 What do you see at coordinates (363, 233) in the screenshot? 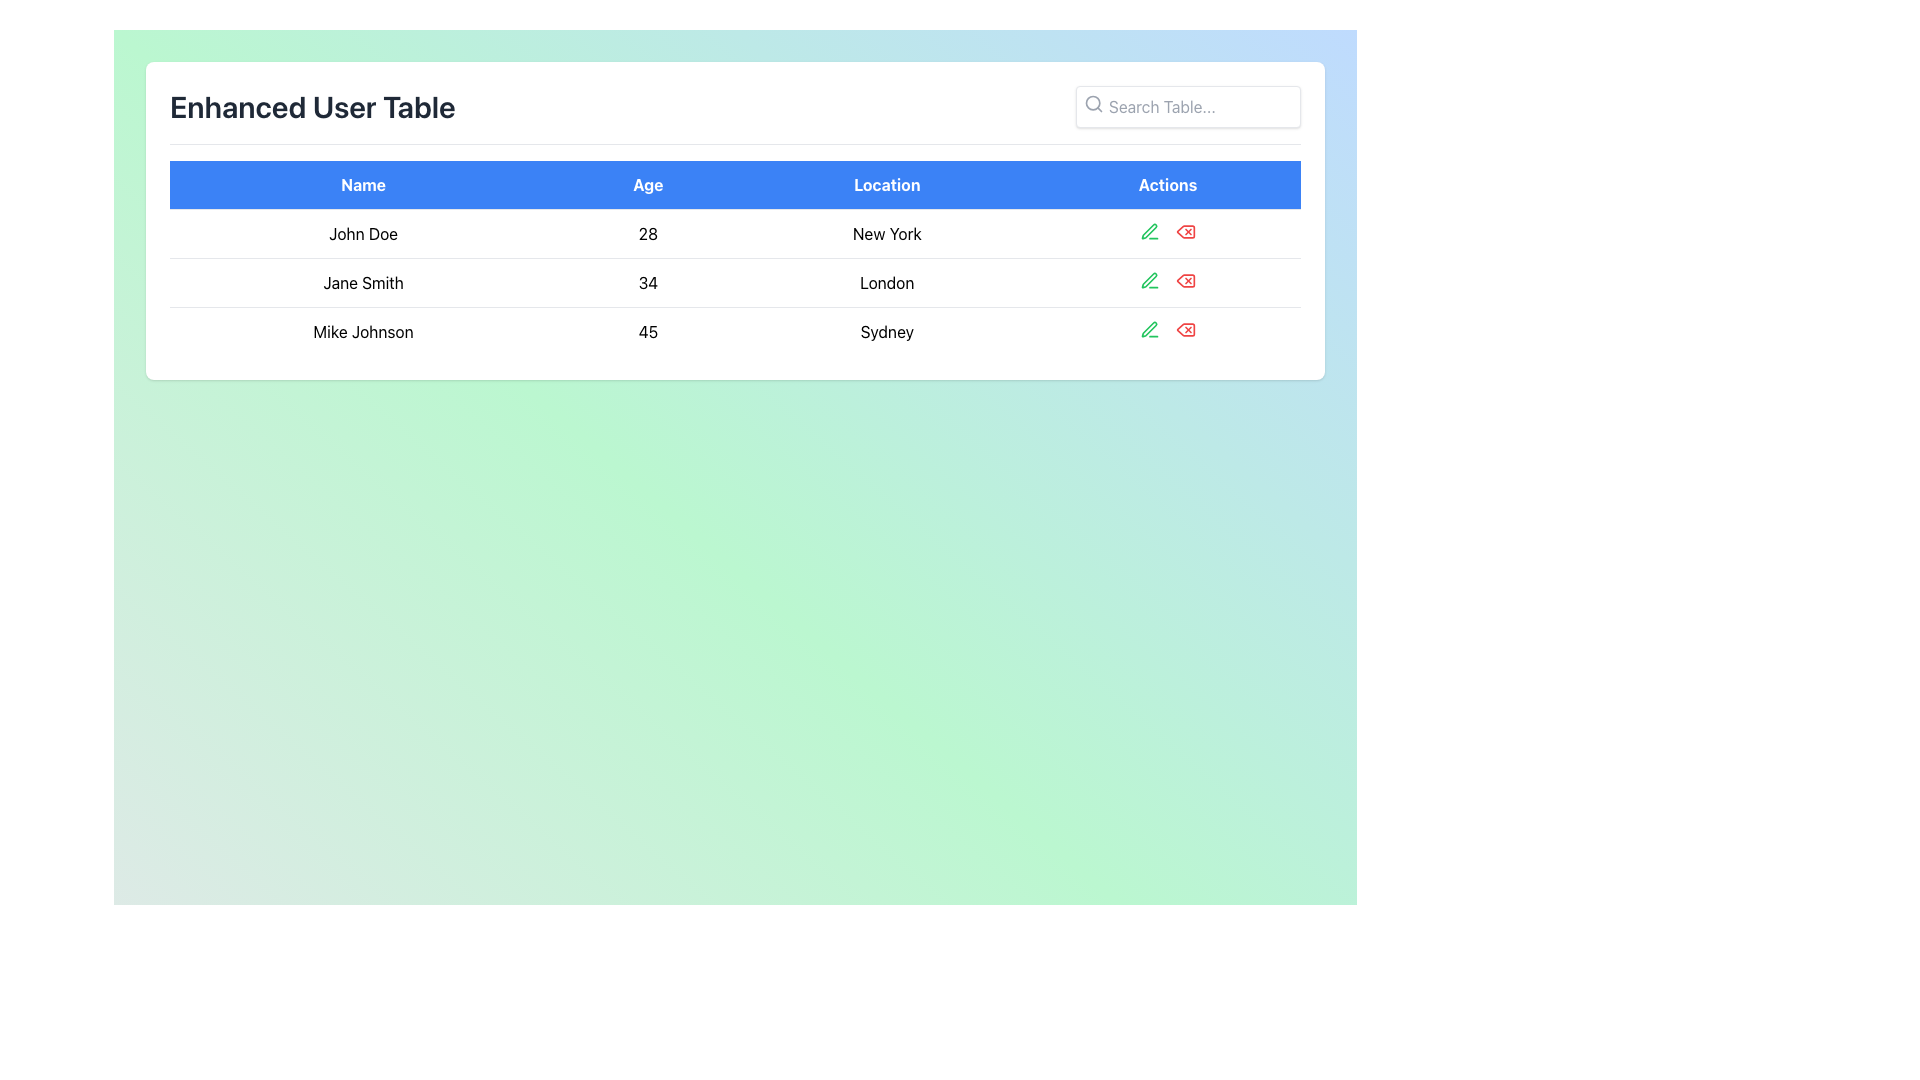
I see `the text label displaying 'John Doe', which is the first column entry in the table's first data row, positioned to the left of other elements like '28' and 'New York'` at bounding box center [363, 233].